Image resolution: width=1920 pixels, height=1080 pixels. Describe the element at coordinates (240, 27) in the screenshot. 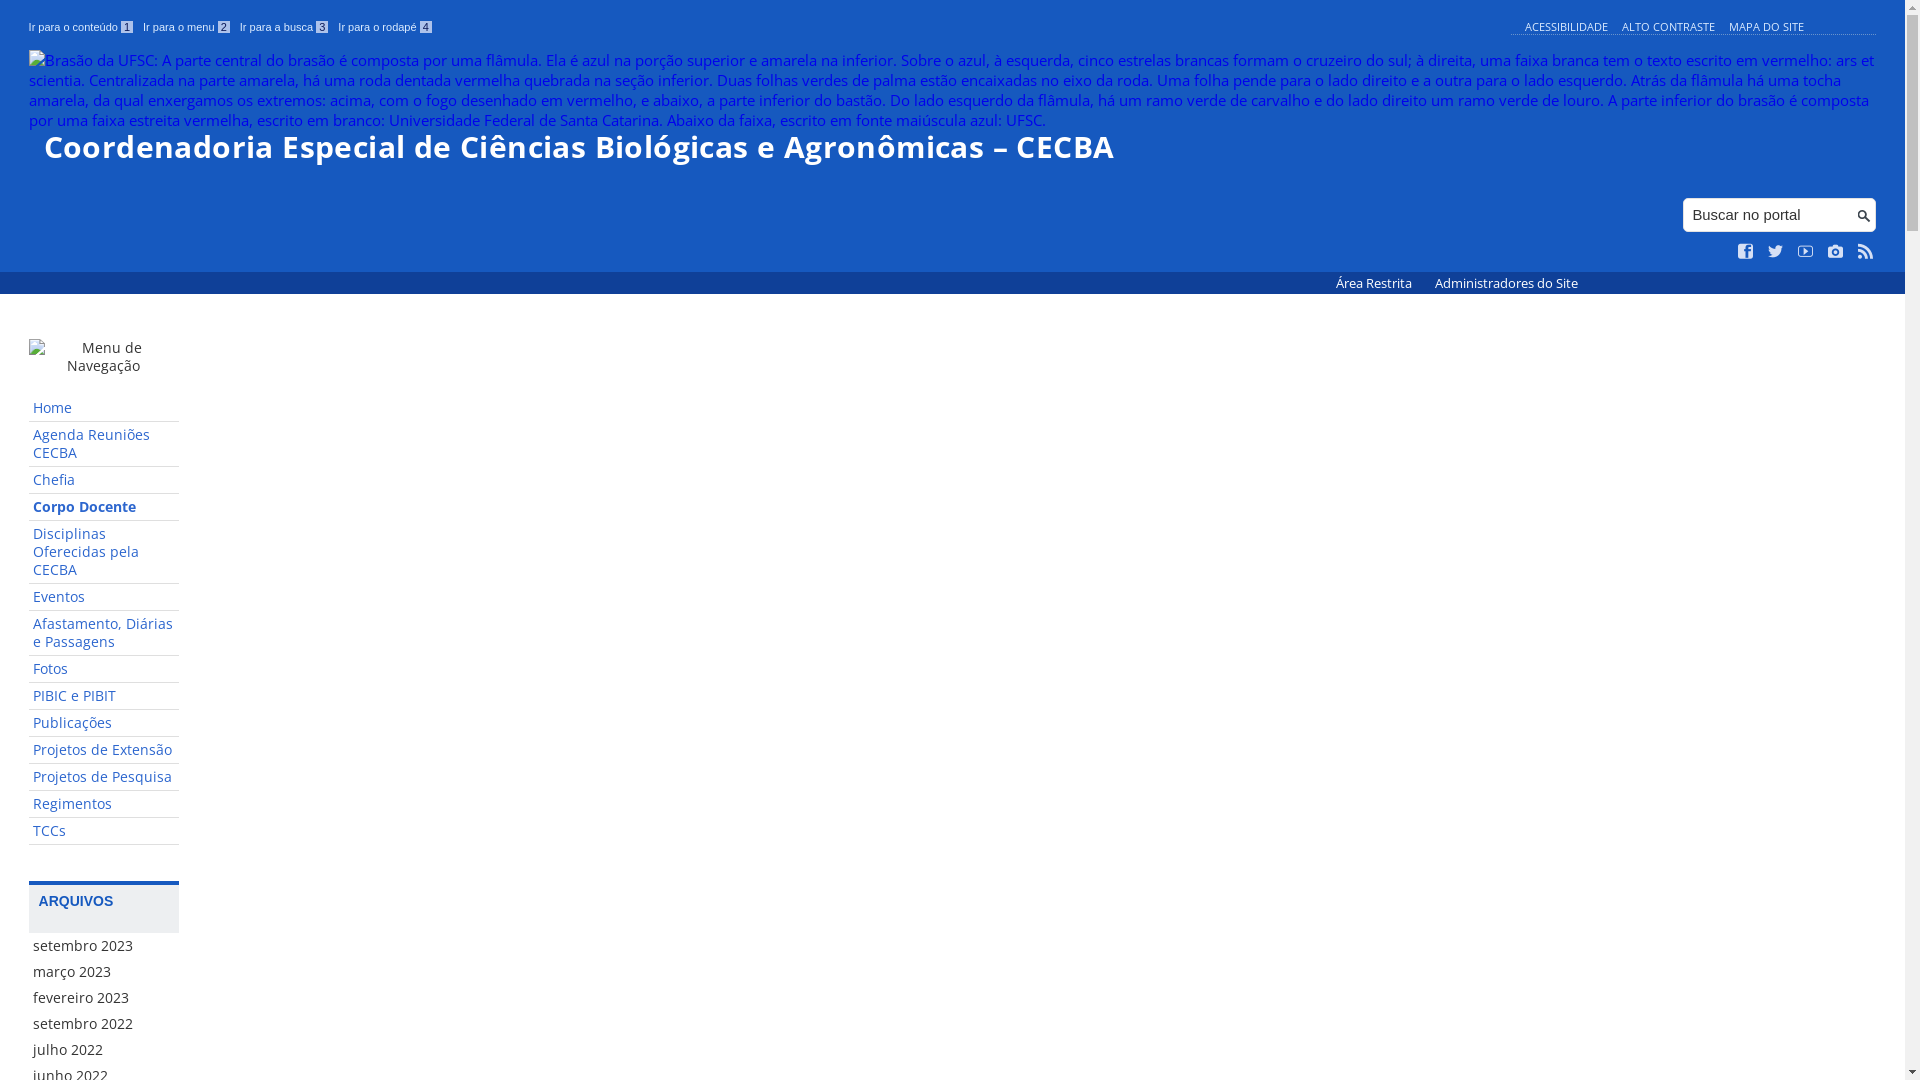

I see `'Ir para a busca 3'` at that location.